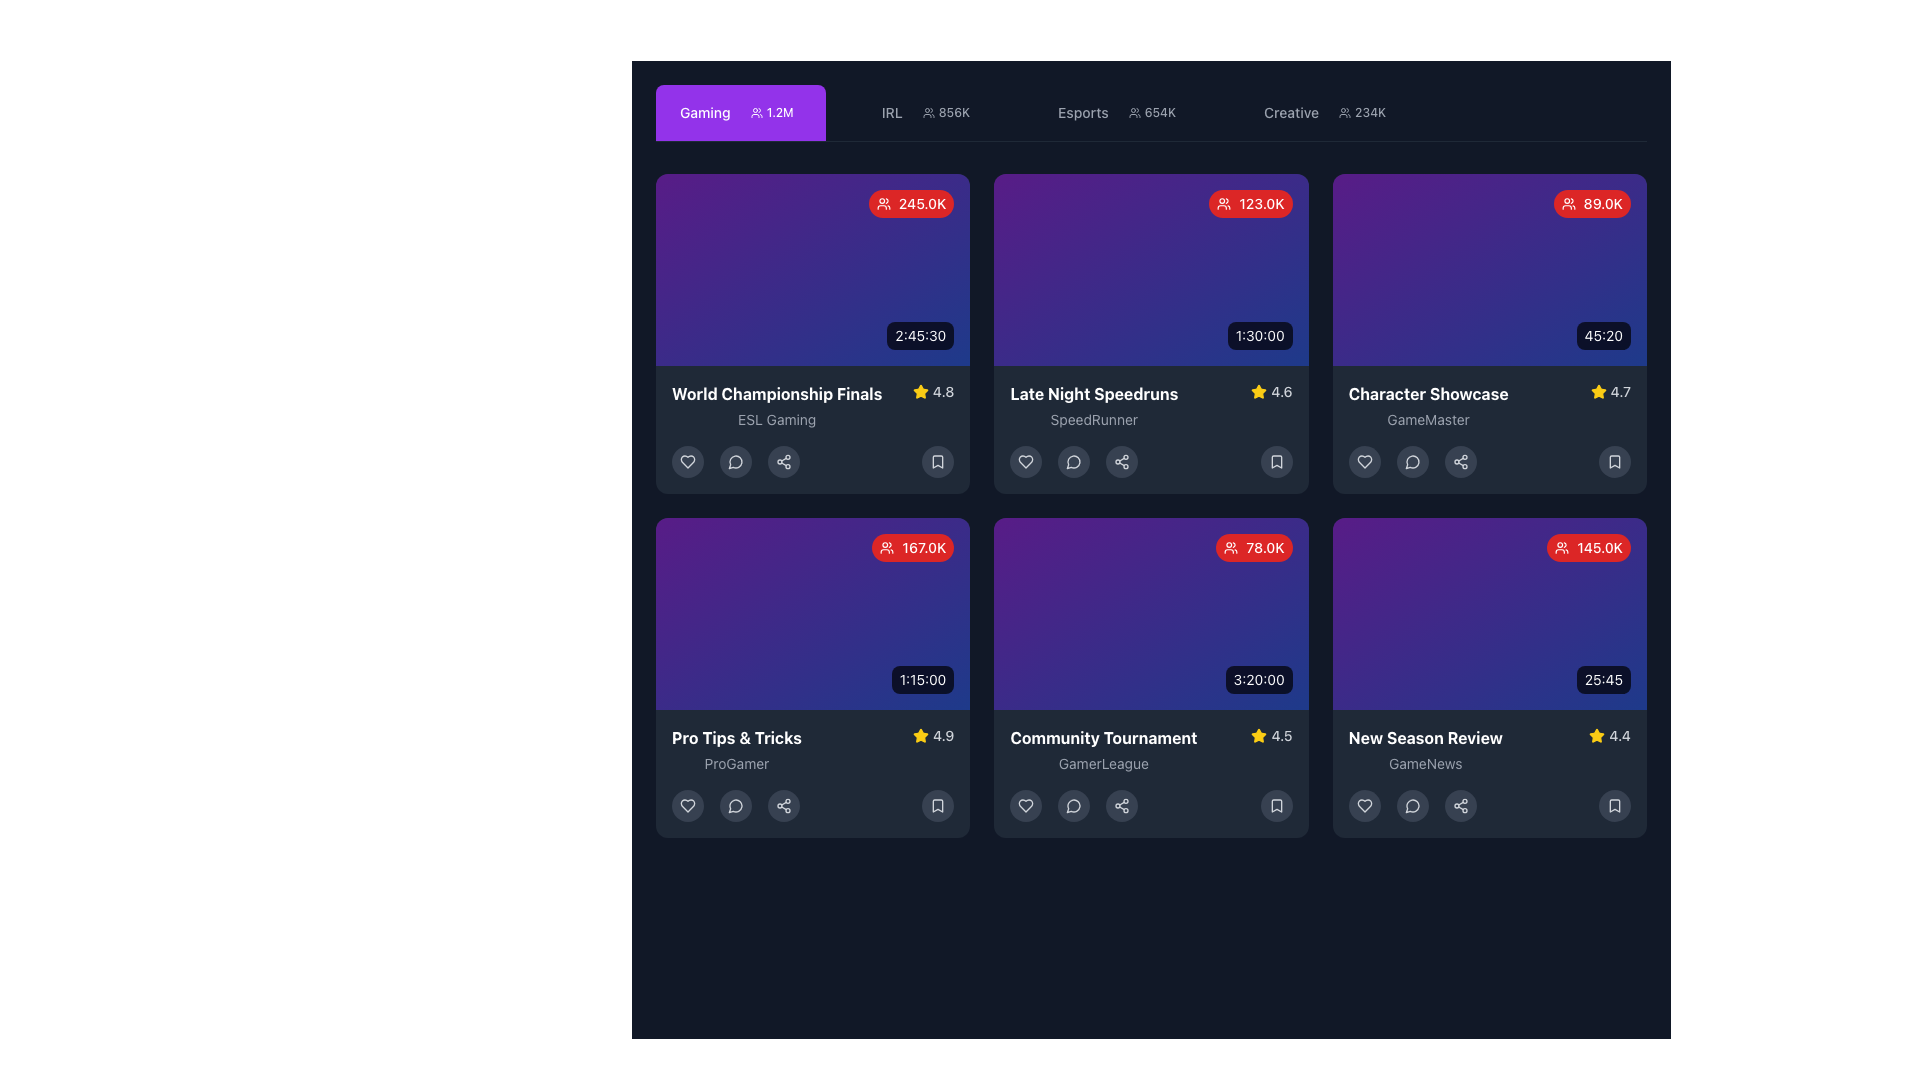  Describe the element at coordinates (1073, 462) in the screenshot. I see `the circular button with a gray background and chat bubble icon, located in the bottom toolbar of the 'Late Night Speedruns' card` at that location.